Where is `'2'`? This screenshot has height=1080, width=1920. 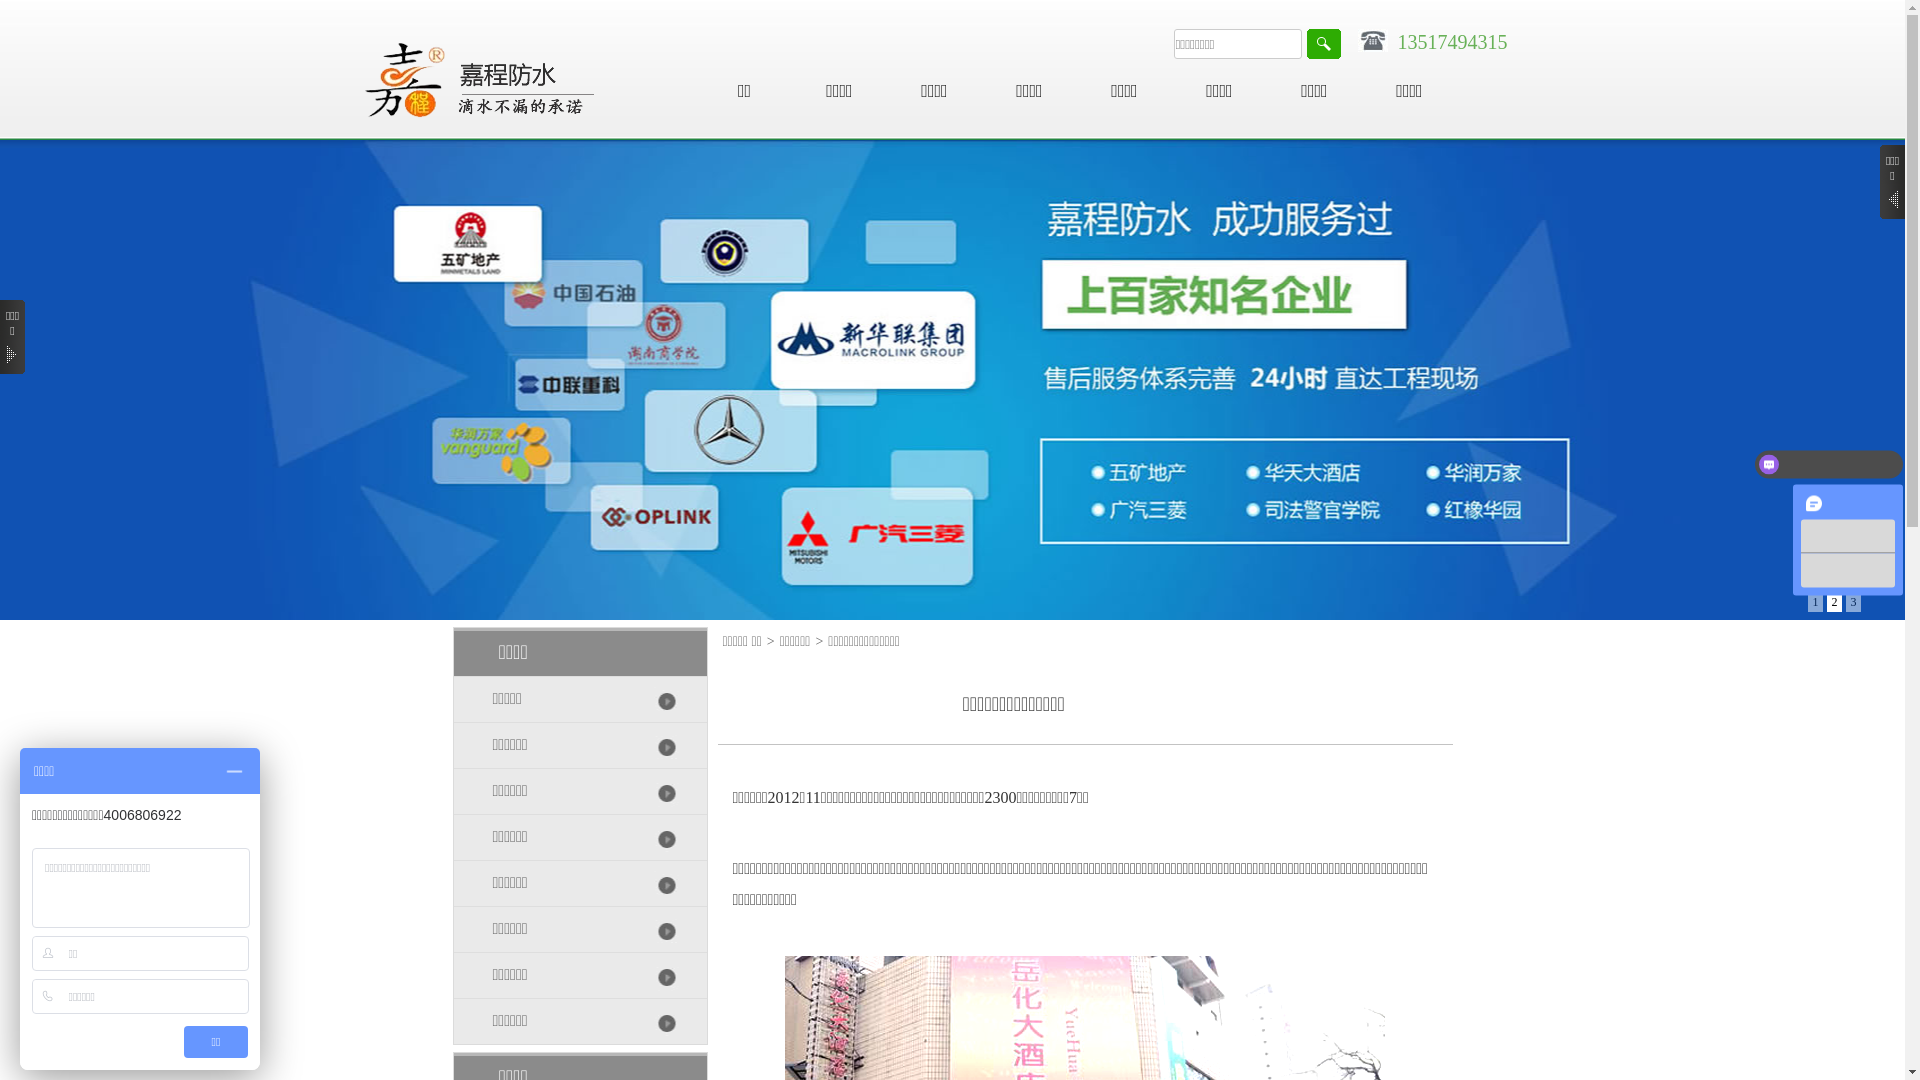
'2' is located at coordinates (1834, 602).